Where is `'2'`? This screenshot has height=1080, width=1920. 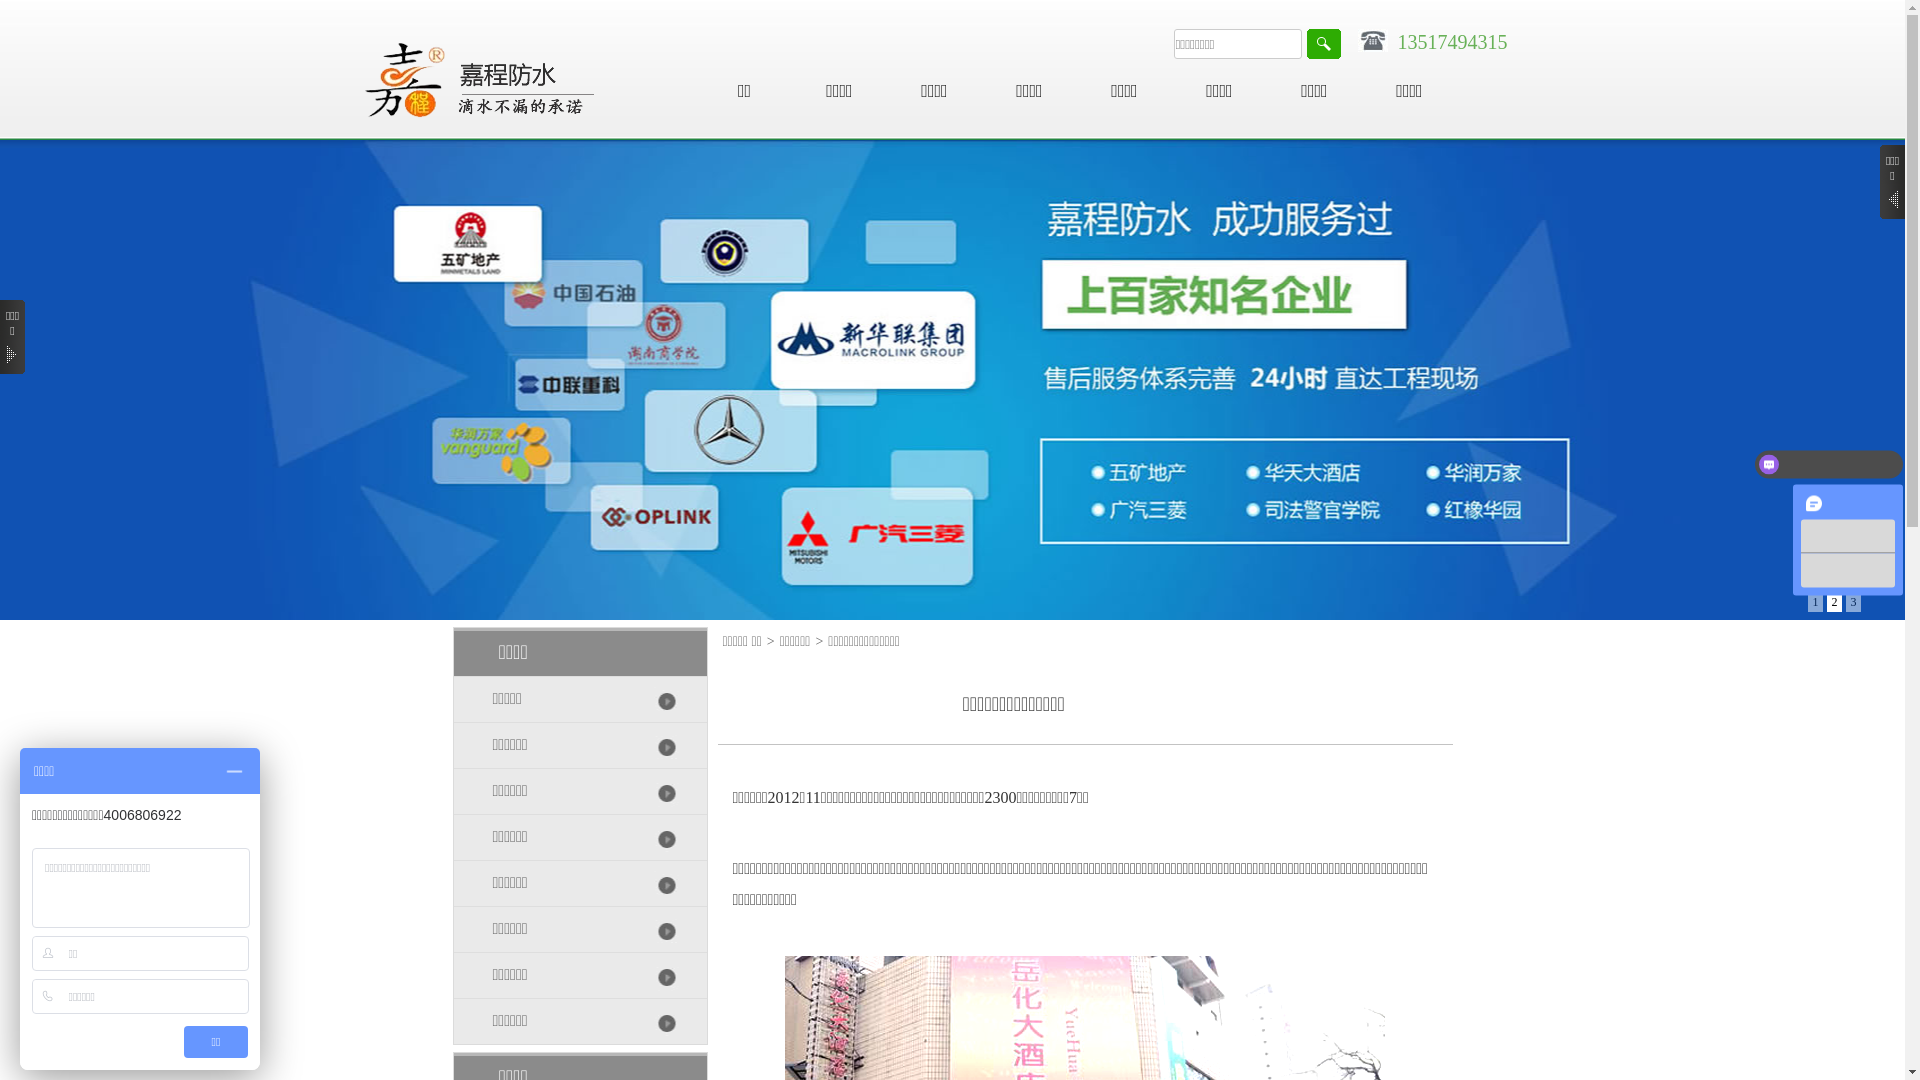
'2' is located at coordinates (1834, 602).